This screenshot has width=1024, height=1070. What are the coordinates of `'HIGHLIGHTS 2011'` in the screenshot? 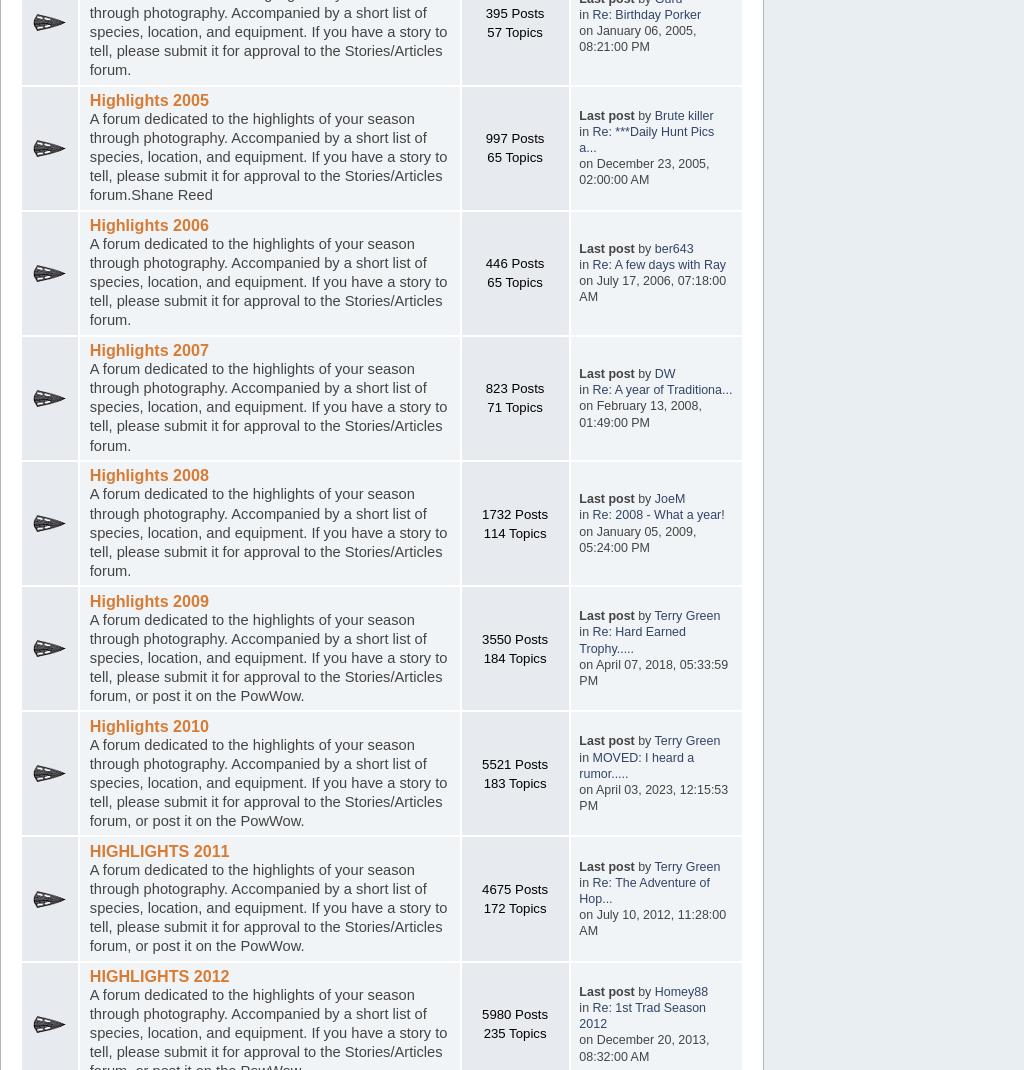 It's located at (88, 850).